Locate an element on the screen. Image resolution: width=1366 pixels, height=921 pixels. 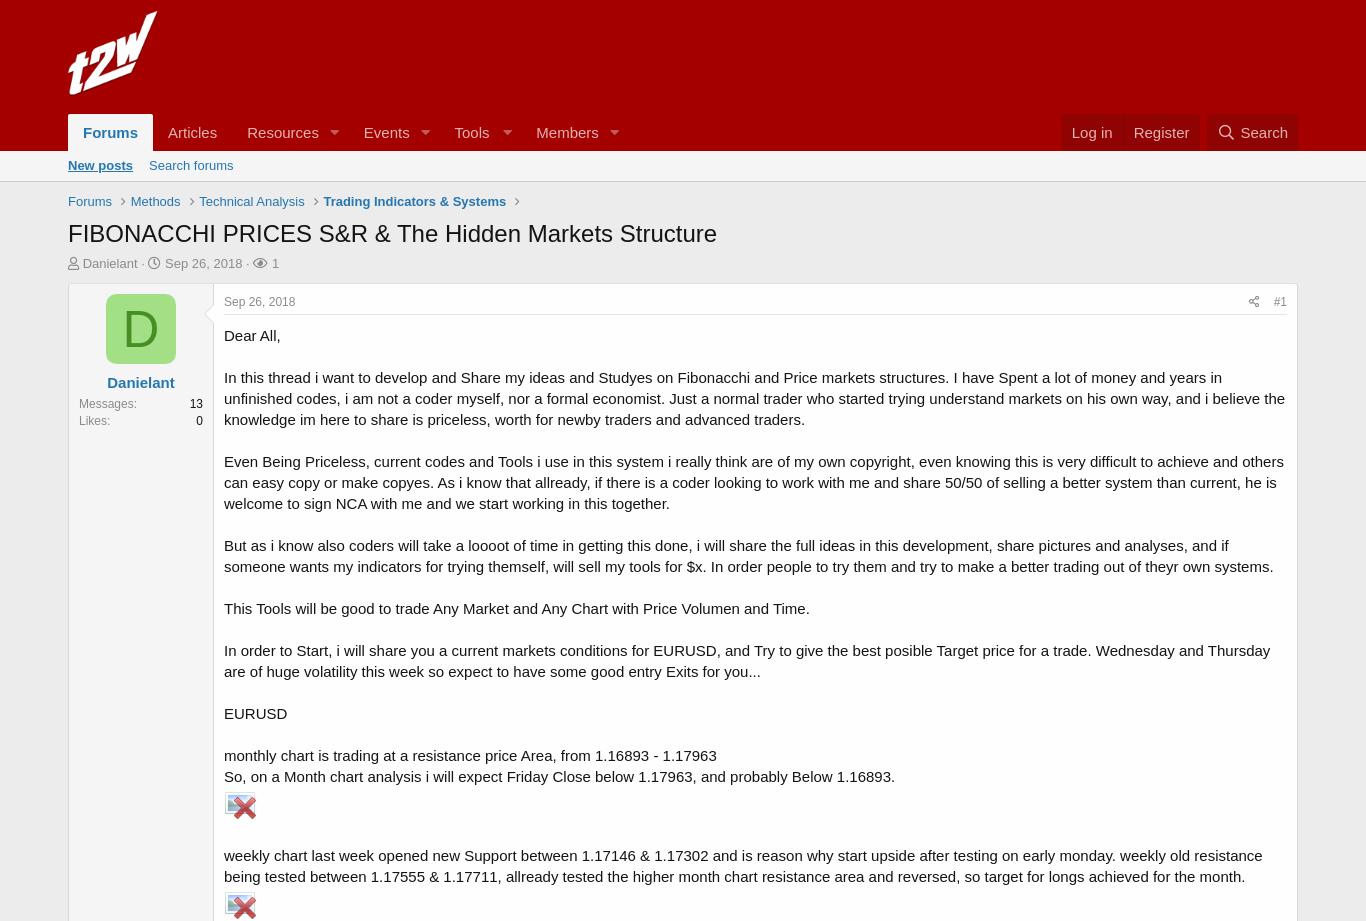
'1' is located at coordinates (274, 262).